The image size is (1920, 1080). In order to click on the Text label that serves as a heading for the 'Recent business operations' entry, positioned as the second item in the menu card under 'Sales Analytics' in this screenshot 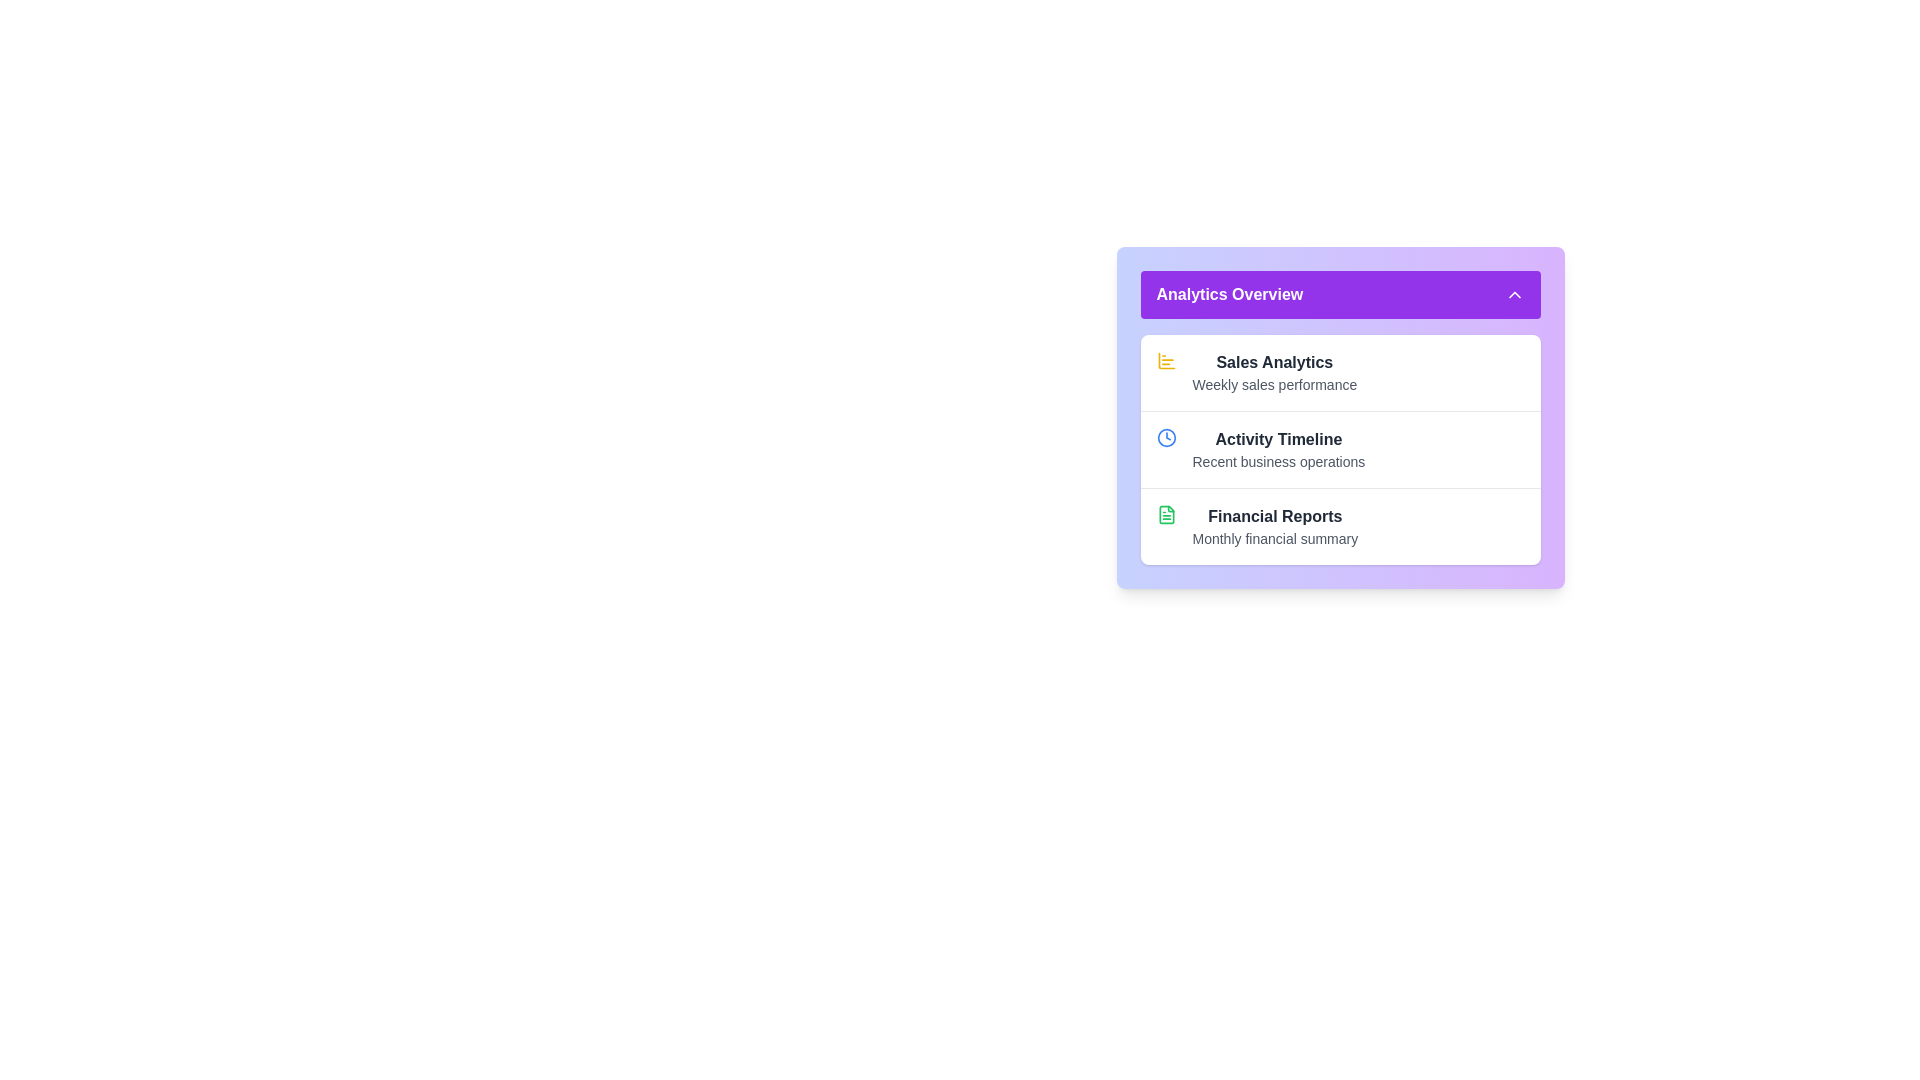, I will do `click(1277, 438)`.